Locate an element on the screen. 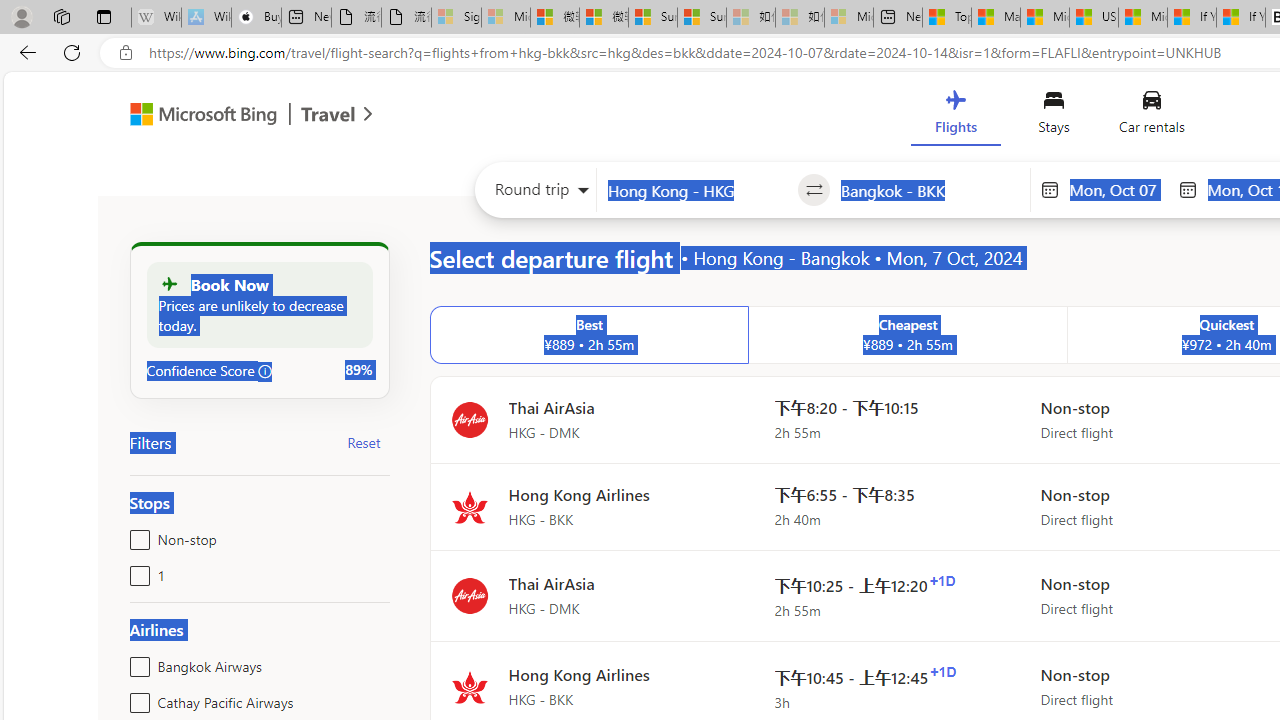  'Select trip type' is located at coordinates (536, 194).